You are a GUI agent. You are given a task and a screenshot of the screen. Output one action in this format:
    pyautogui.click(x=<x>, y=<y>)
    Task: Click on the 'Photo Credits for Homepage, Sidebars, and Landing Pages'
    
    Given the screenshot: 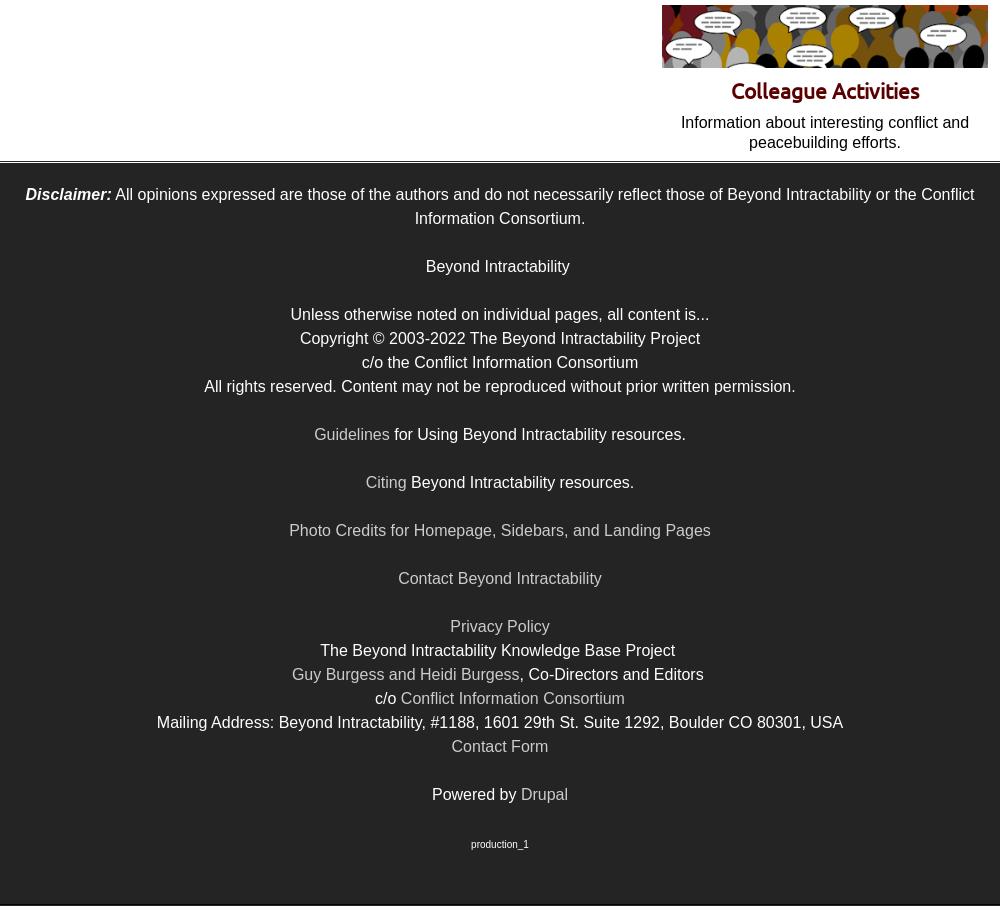 What is the action you would take?
    pyautogui.click(x=498, y=530)
    